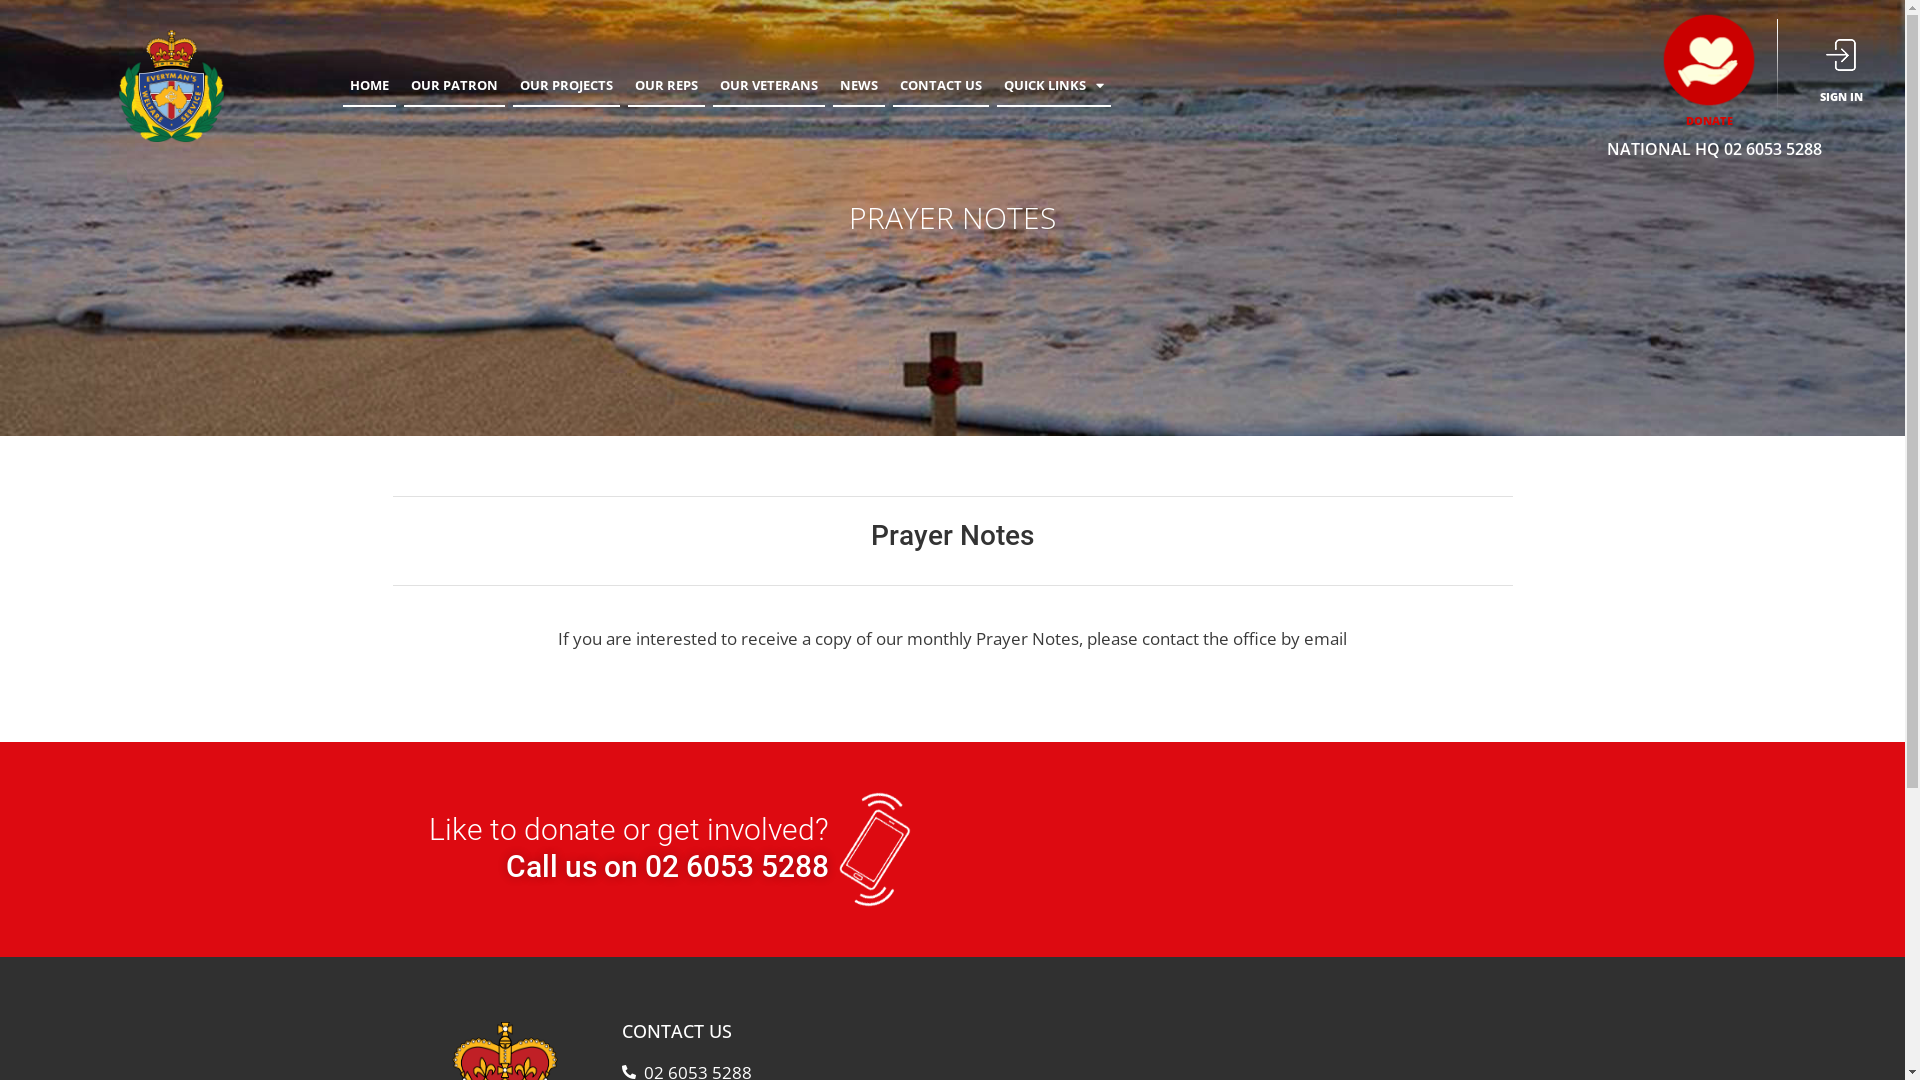 The width and height of the screenshot is (1920, 1080). Describe the element at coordinates (1840, 96) in the screenshot. I see `'SIGN IN'` at that location.